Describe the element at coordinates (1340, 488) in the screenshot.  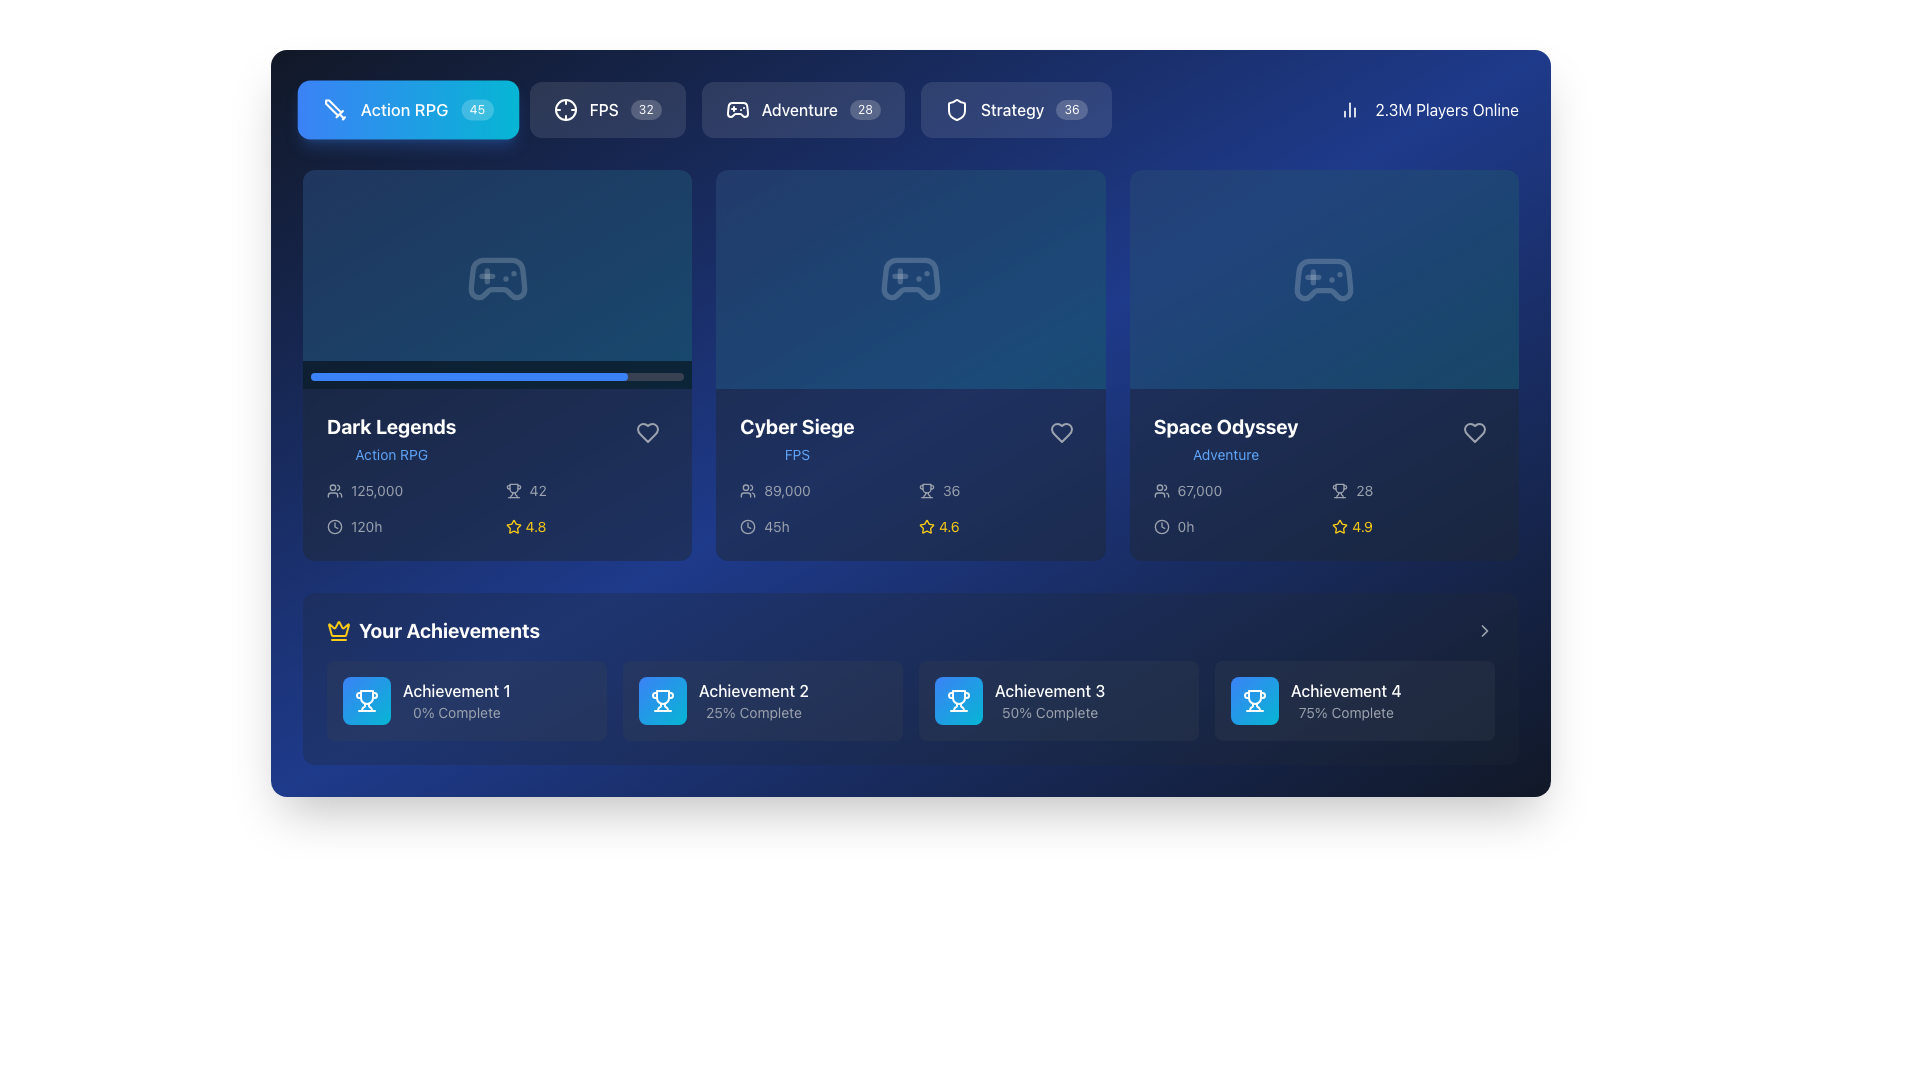
I see `the trophy cup icon representing achievements, located below the 'Your Achievements' section in the award-related visual` at that location.